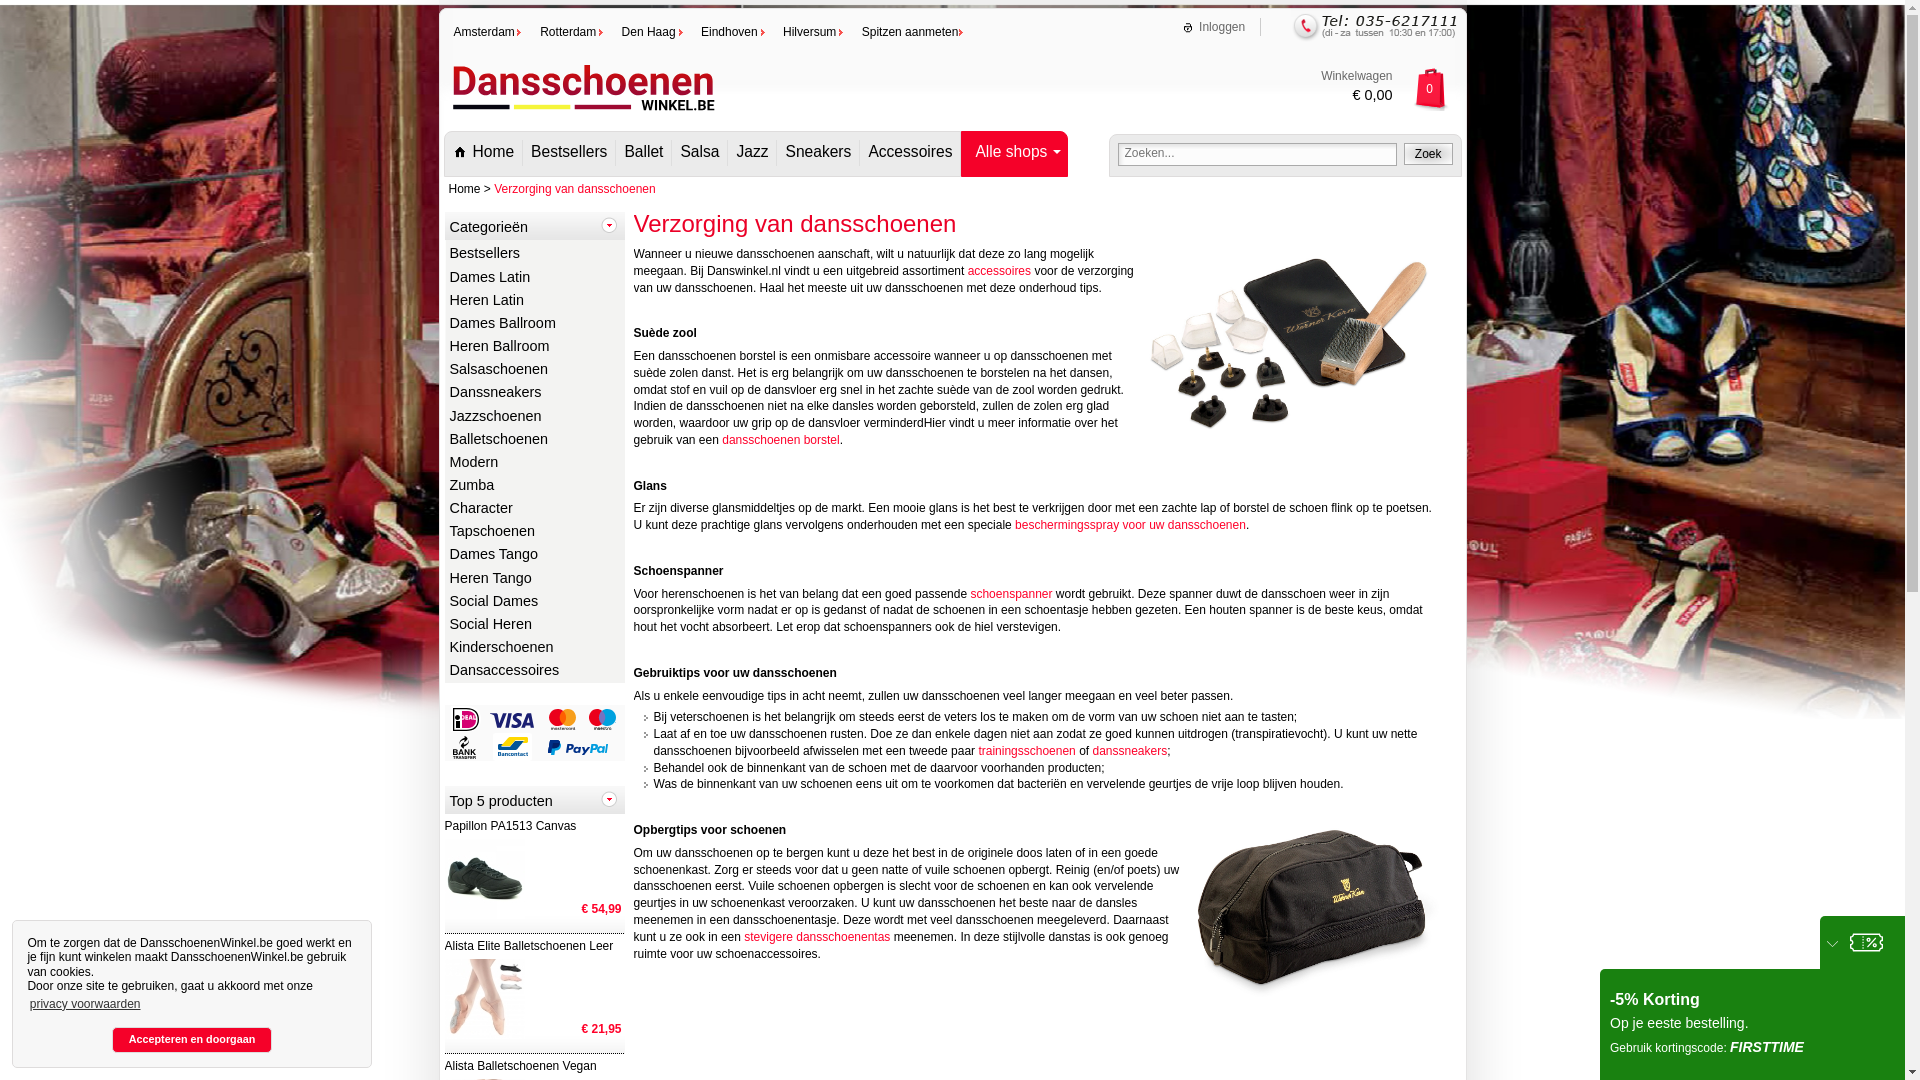 The image size is (1920, 1080). What do you see at coordinates (533, 301) in the screenshot?
I see `'Heren Latin'` at bounding box center [533, 301].